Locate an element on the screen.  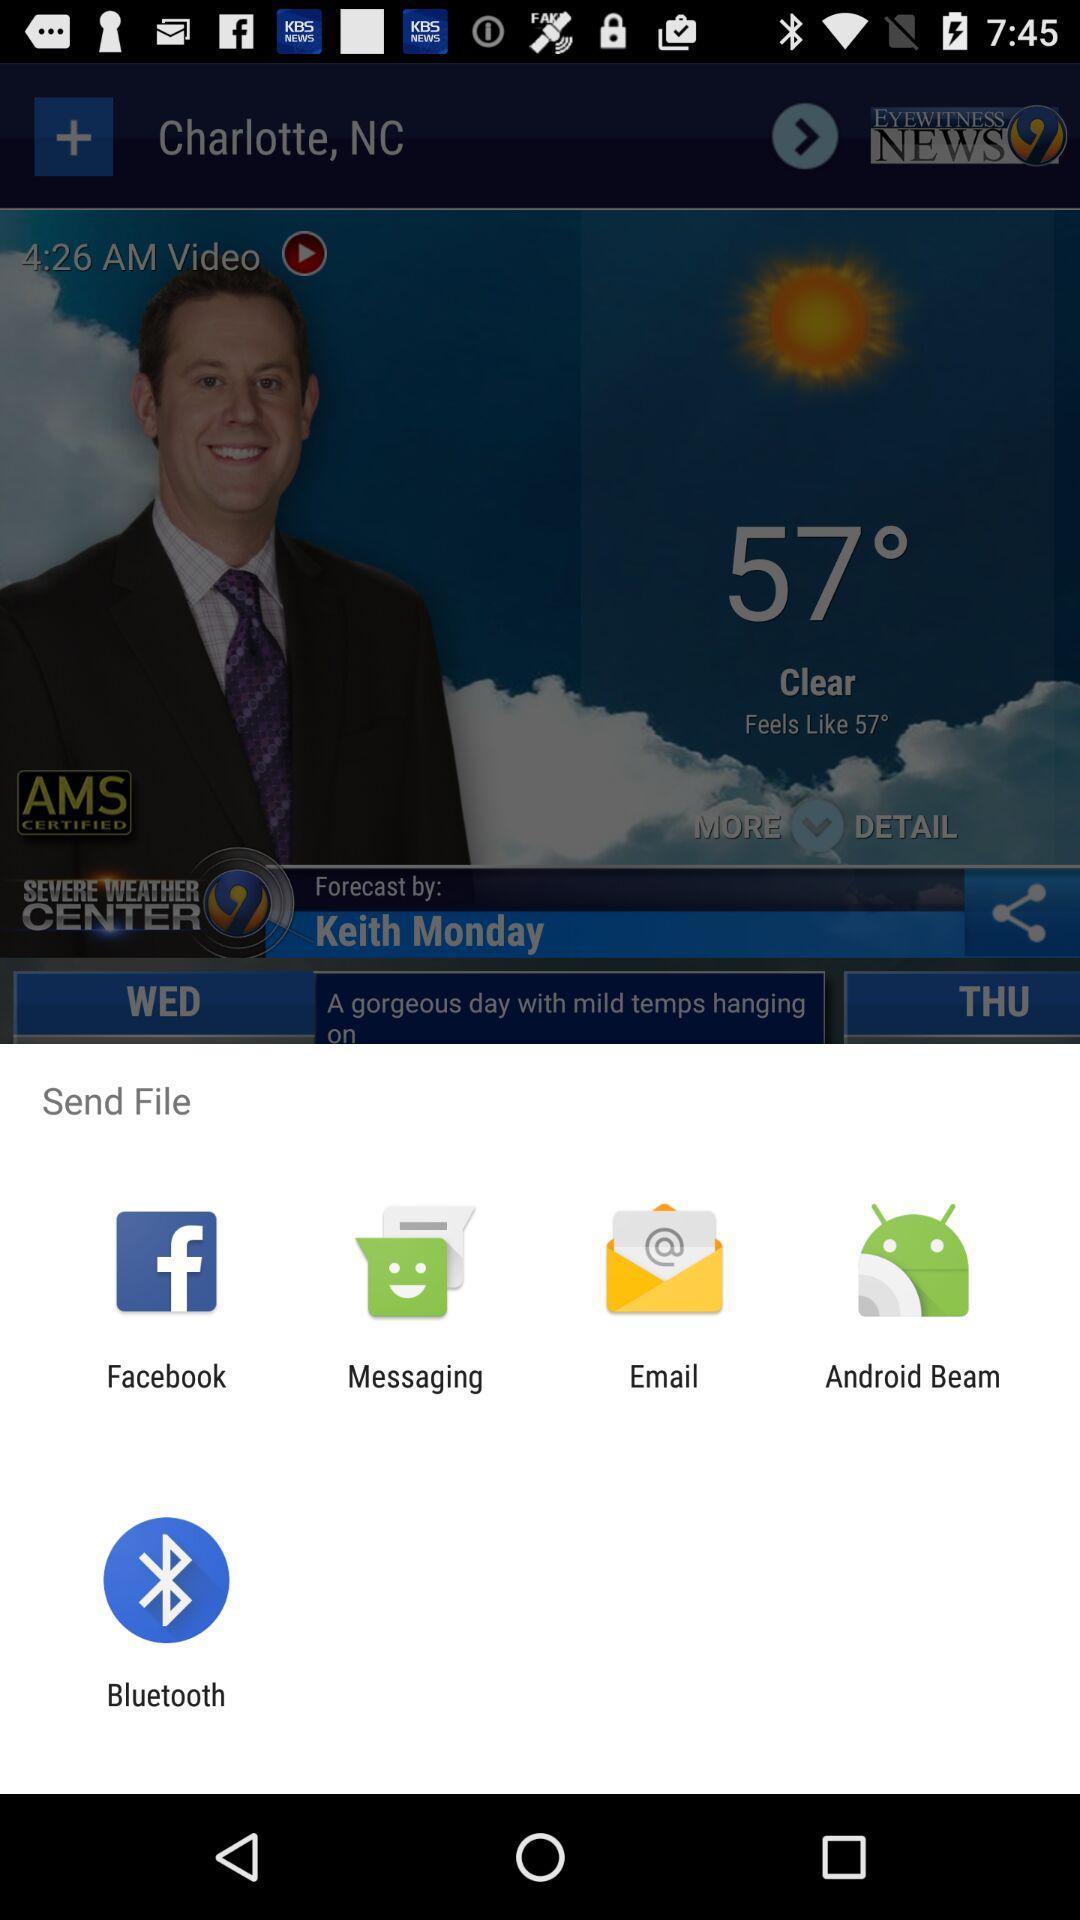
icon to the left of email item is located at coordinates (414, 1392).